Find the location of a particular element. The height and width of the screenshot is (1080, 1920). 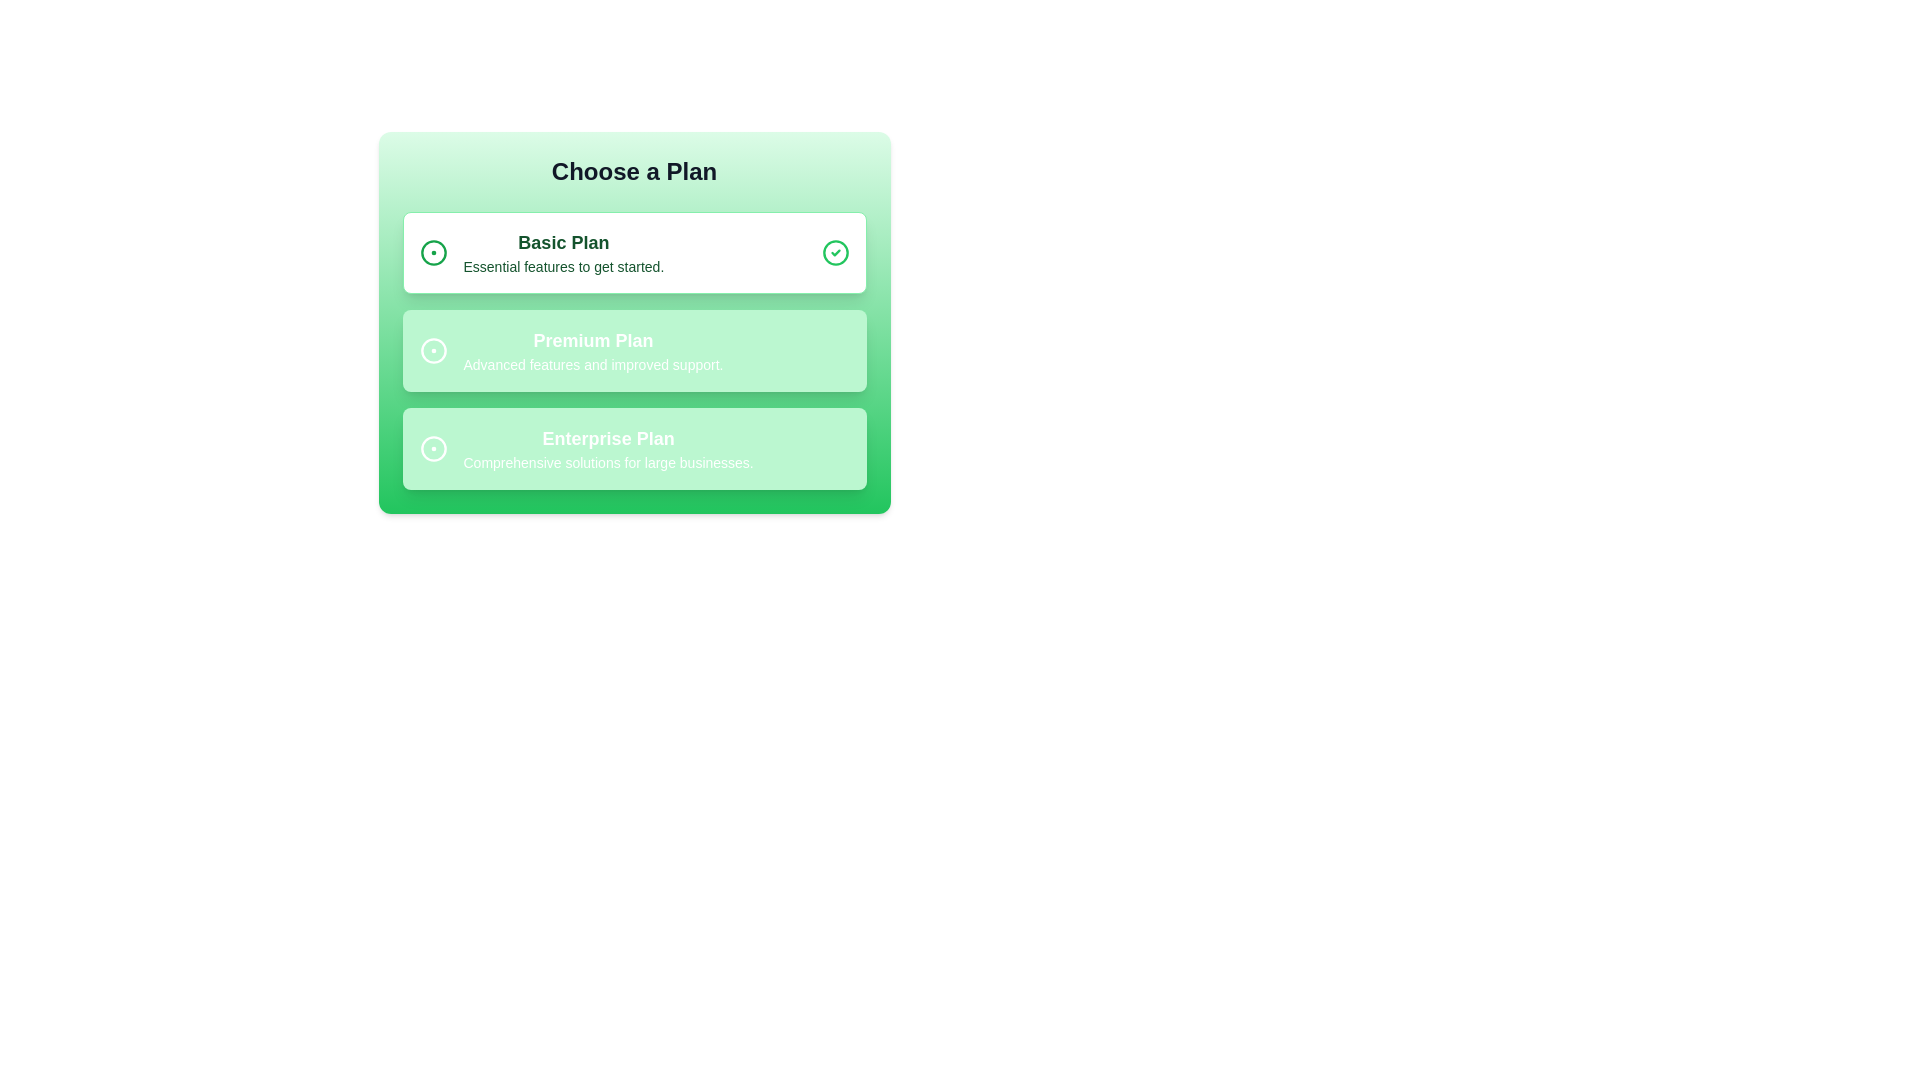

the green-filled circular icon with a checkmark symbol located to the right of the 'Basic Plan' text is located at coordinates (835, 252).